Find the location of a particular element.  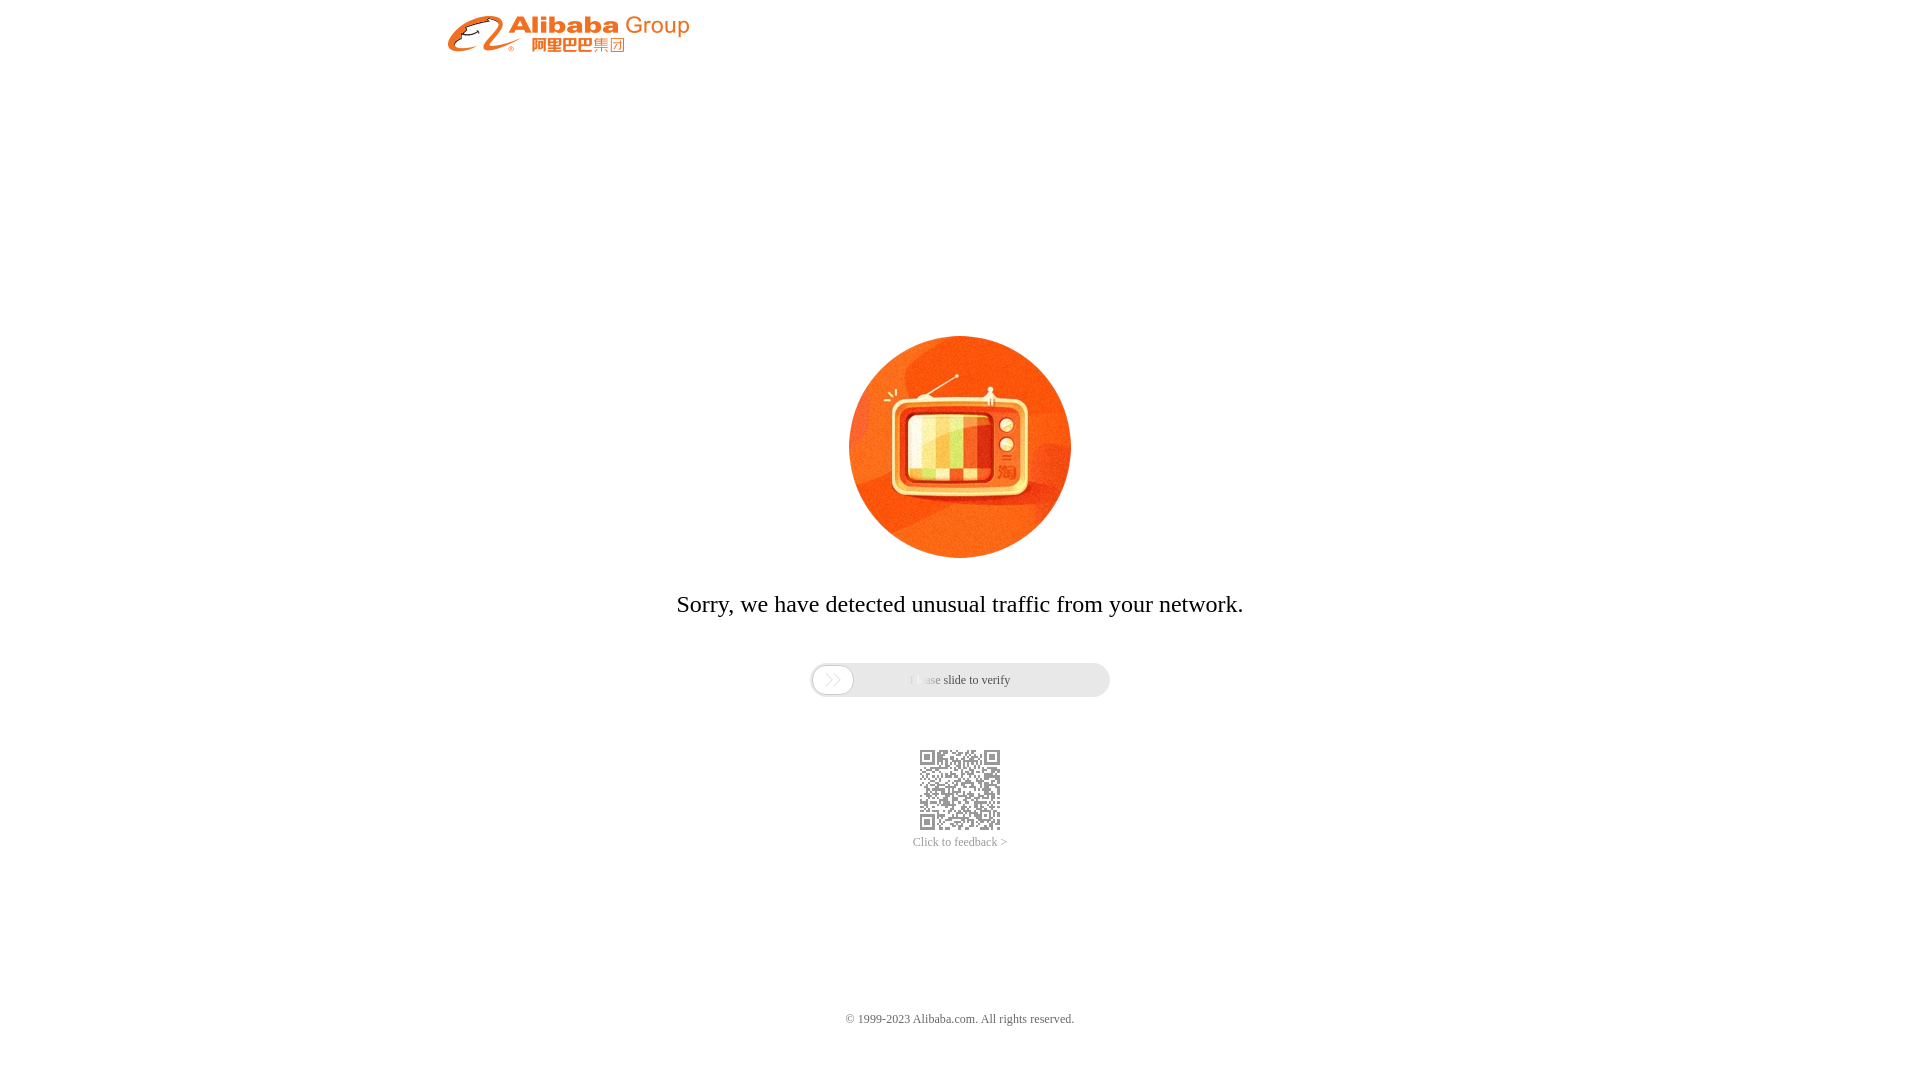

'Click to feedback >' is located at coordinates (960, 842).